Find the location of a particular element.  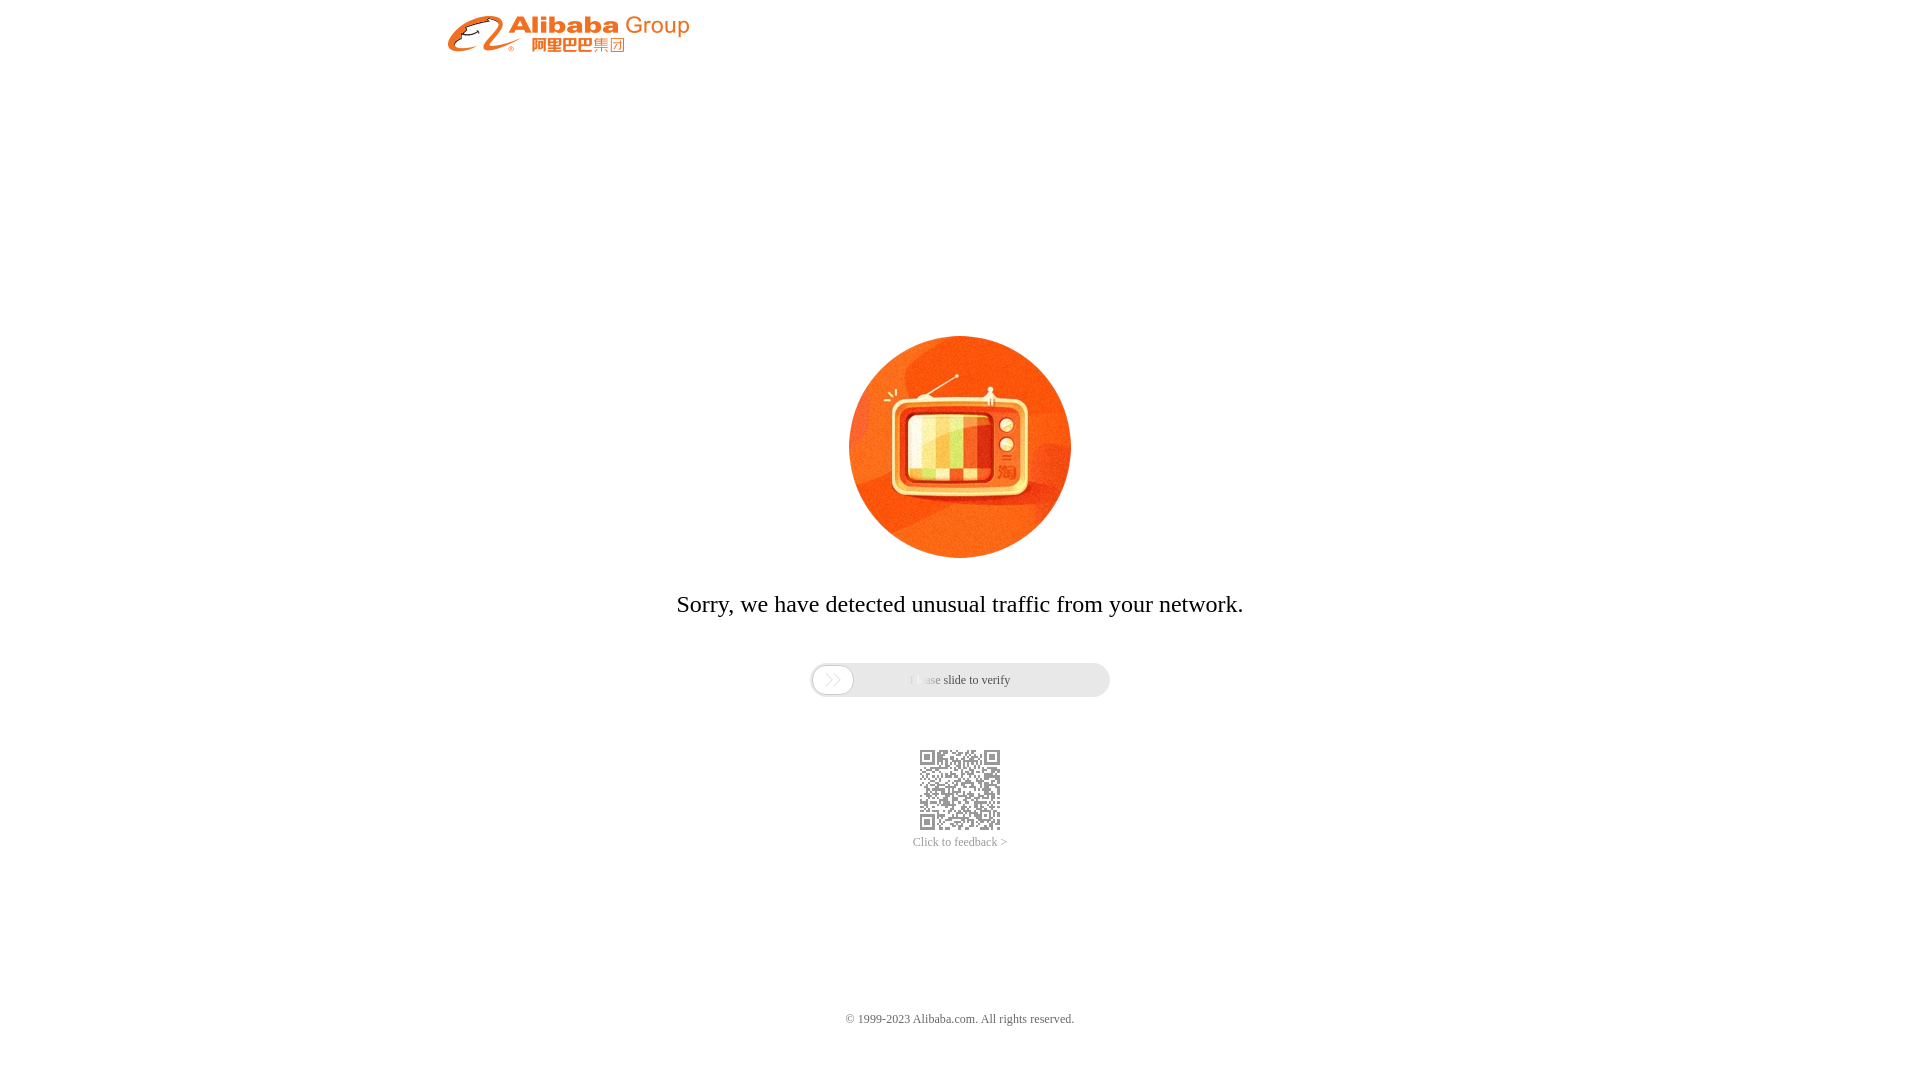

'Click to feedback >' is located at coordinates (960, 842).